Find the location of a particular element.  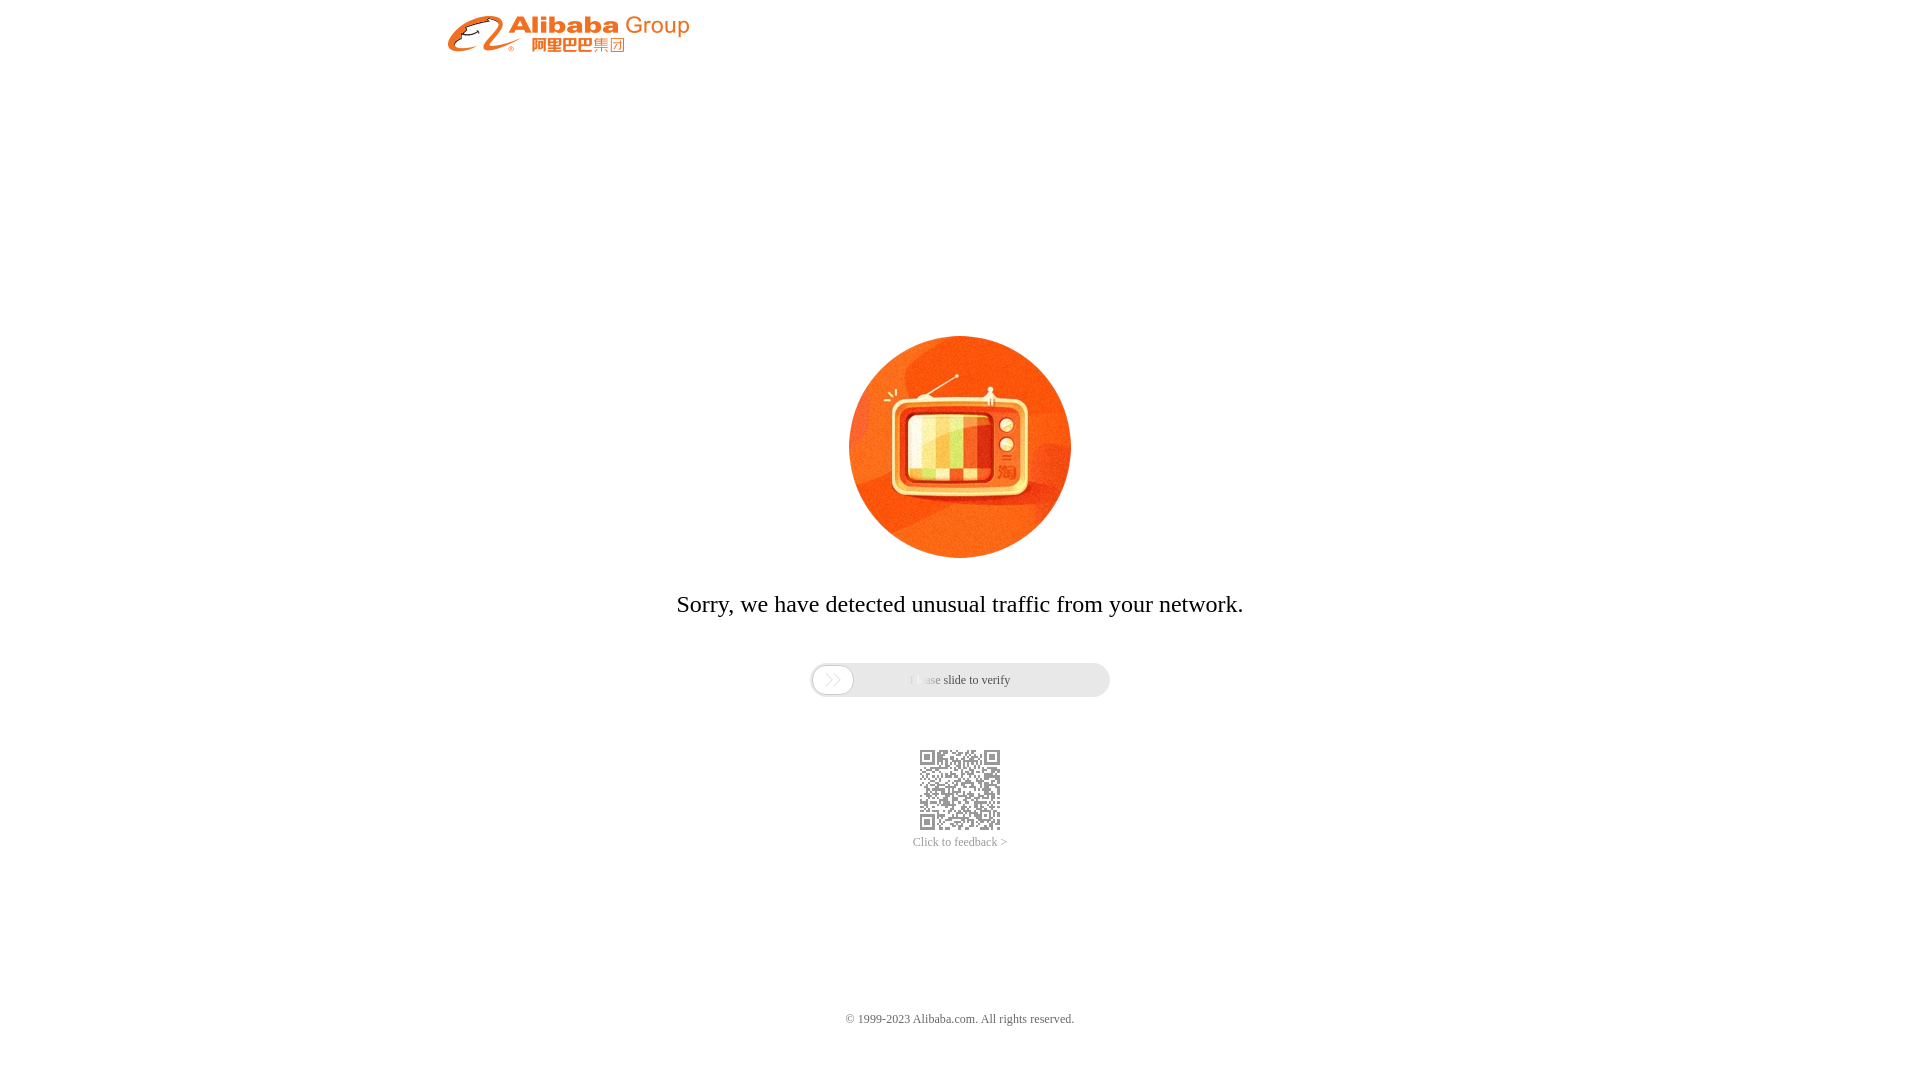

'Click to feedback >' is located at coordinates (960, 842).